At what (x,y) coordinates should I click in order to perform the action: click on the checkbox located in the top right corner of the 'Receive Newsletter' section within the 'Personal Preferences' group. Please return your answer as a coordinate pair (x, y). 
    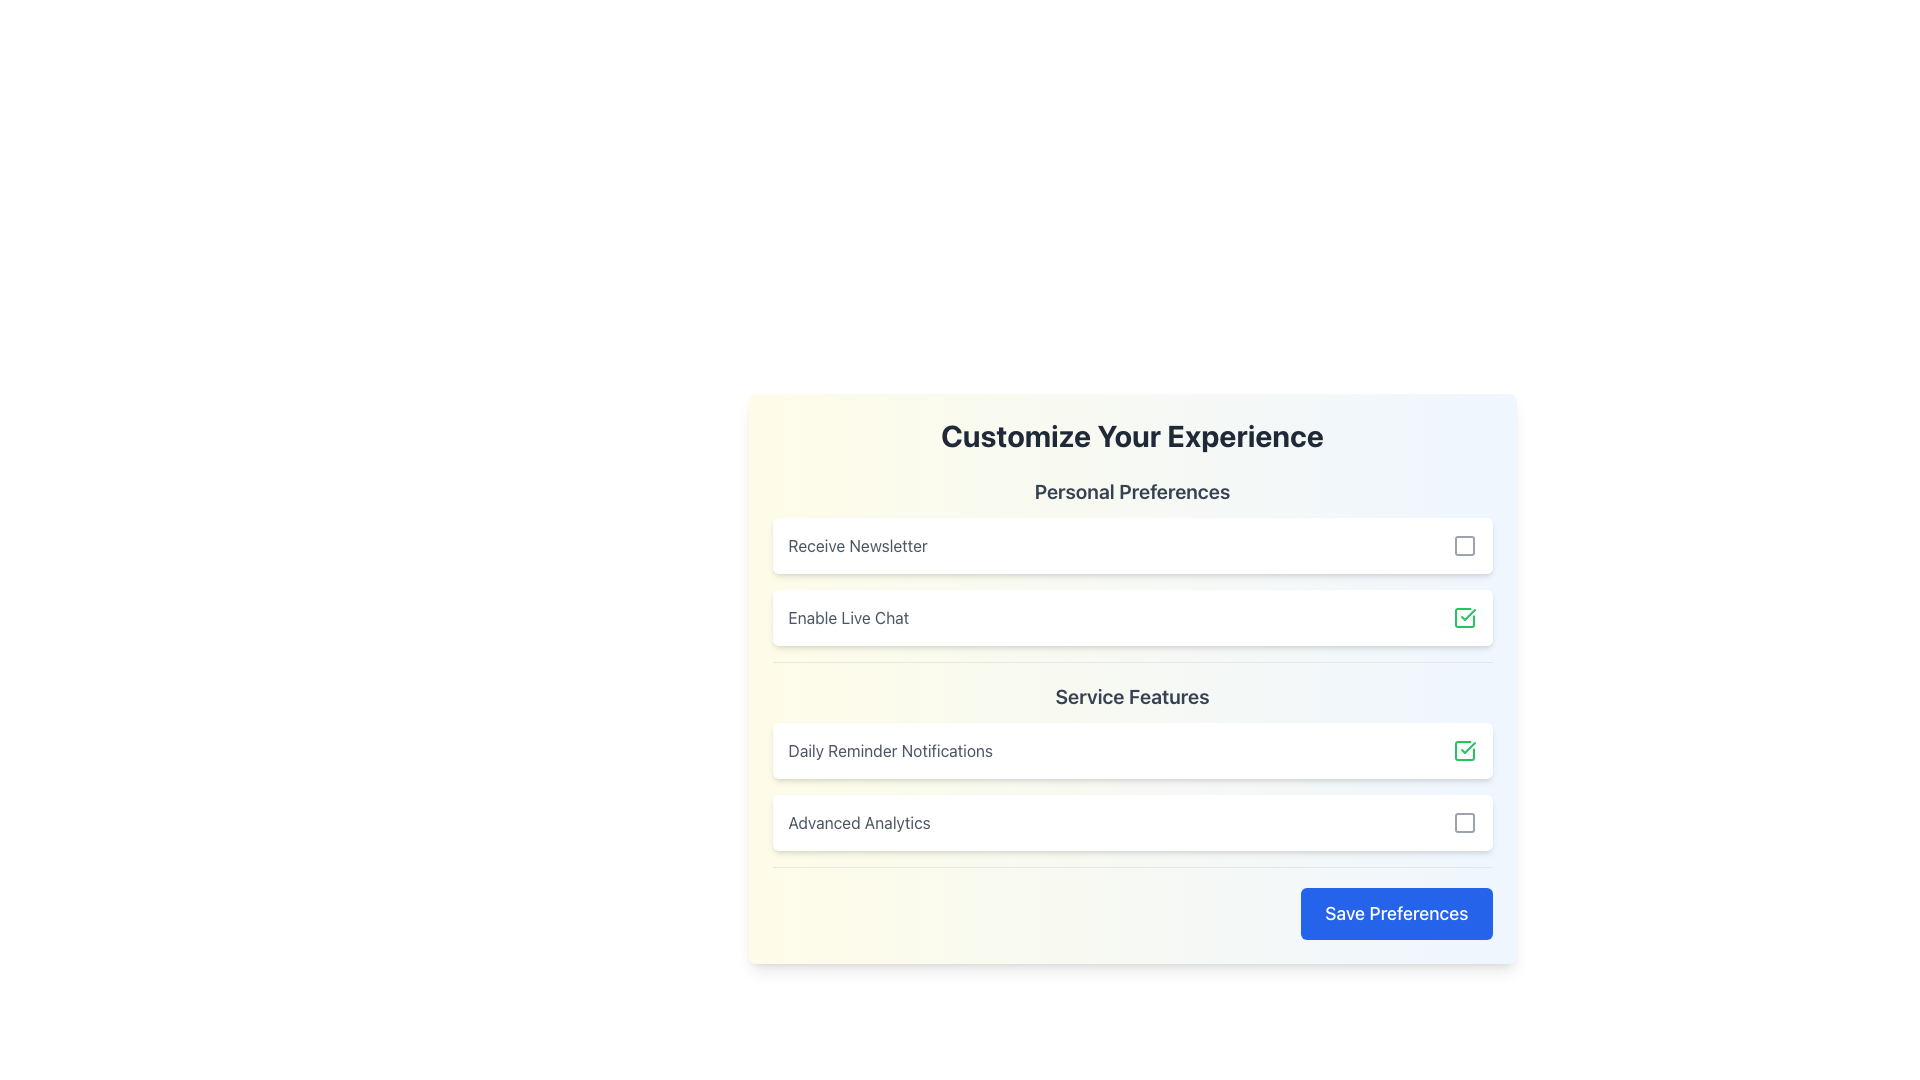
    Looking at the image, I should click on (1464, 546).